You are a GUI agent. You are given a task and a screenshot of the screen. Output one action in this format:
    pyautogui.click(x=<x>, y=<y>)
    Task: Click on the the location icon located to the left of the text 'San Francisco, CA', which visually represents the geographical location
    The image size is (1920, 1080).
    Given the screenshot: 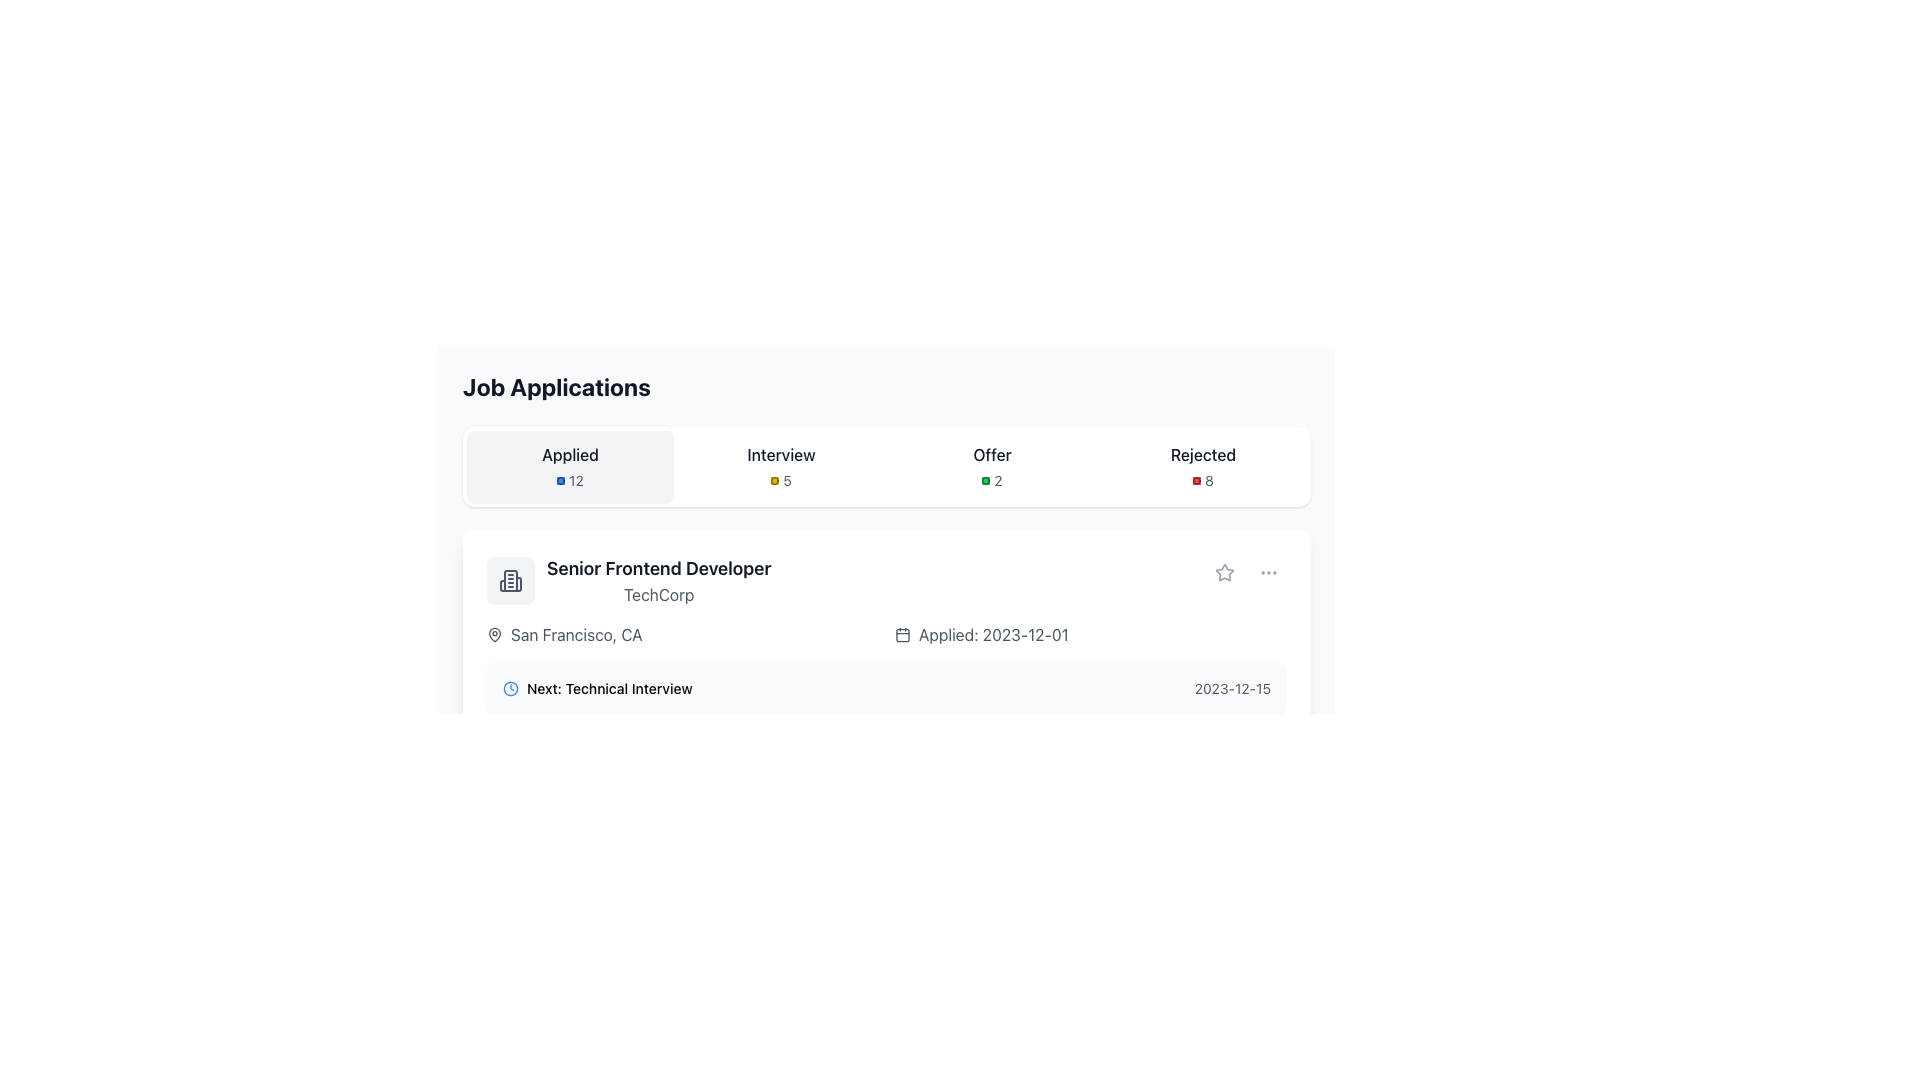 What is the action you would take?
    pyautogui.click(x=494, y=635)
    